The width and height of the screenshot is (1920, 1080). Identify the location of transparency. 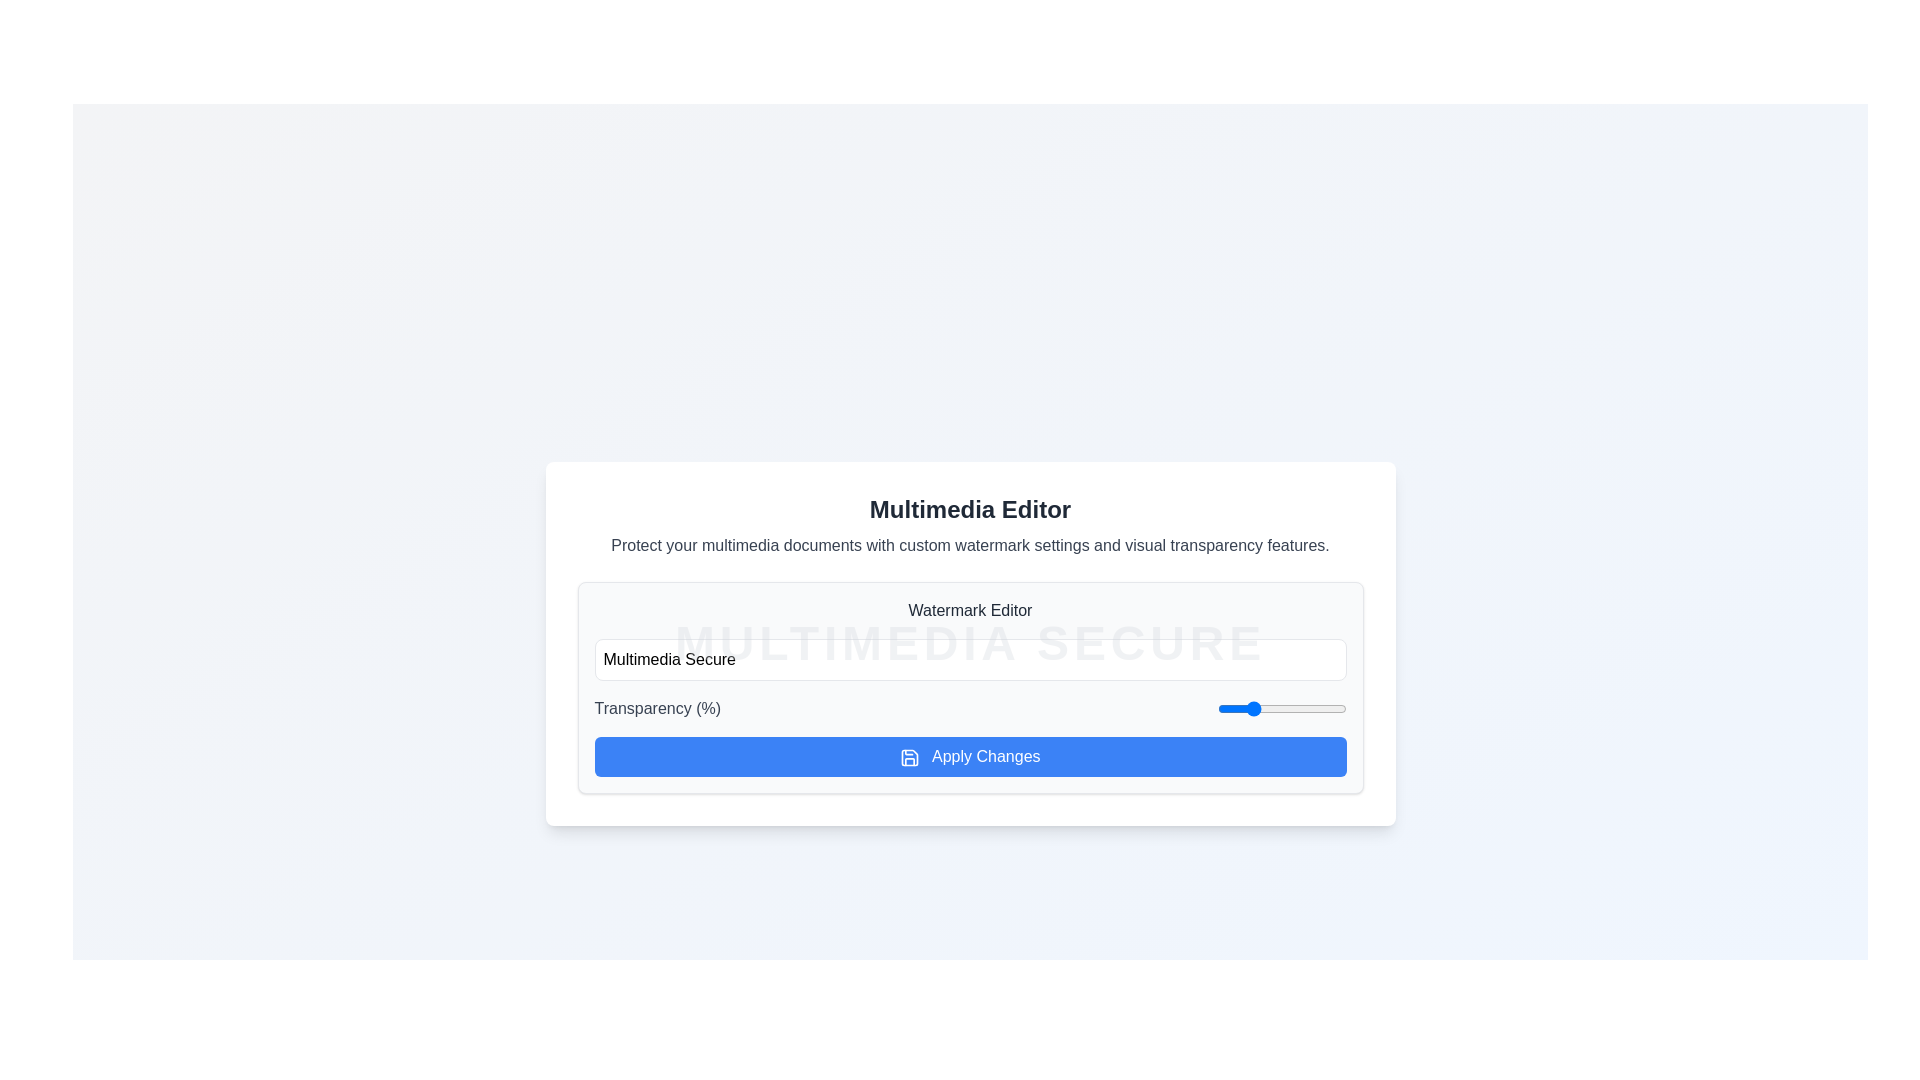
(1328, 708).